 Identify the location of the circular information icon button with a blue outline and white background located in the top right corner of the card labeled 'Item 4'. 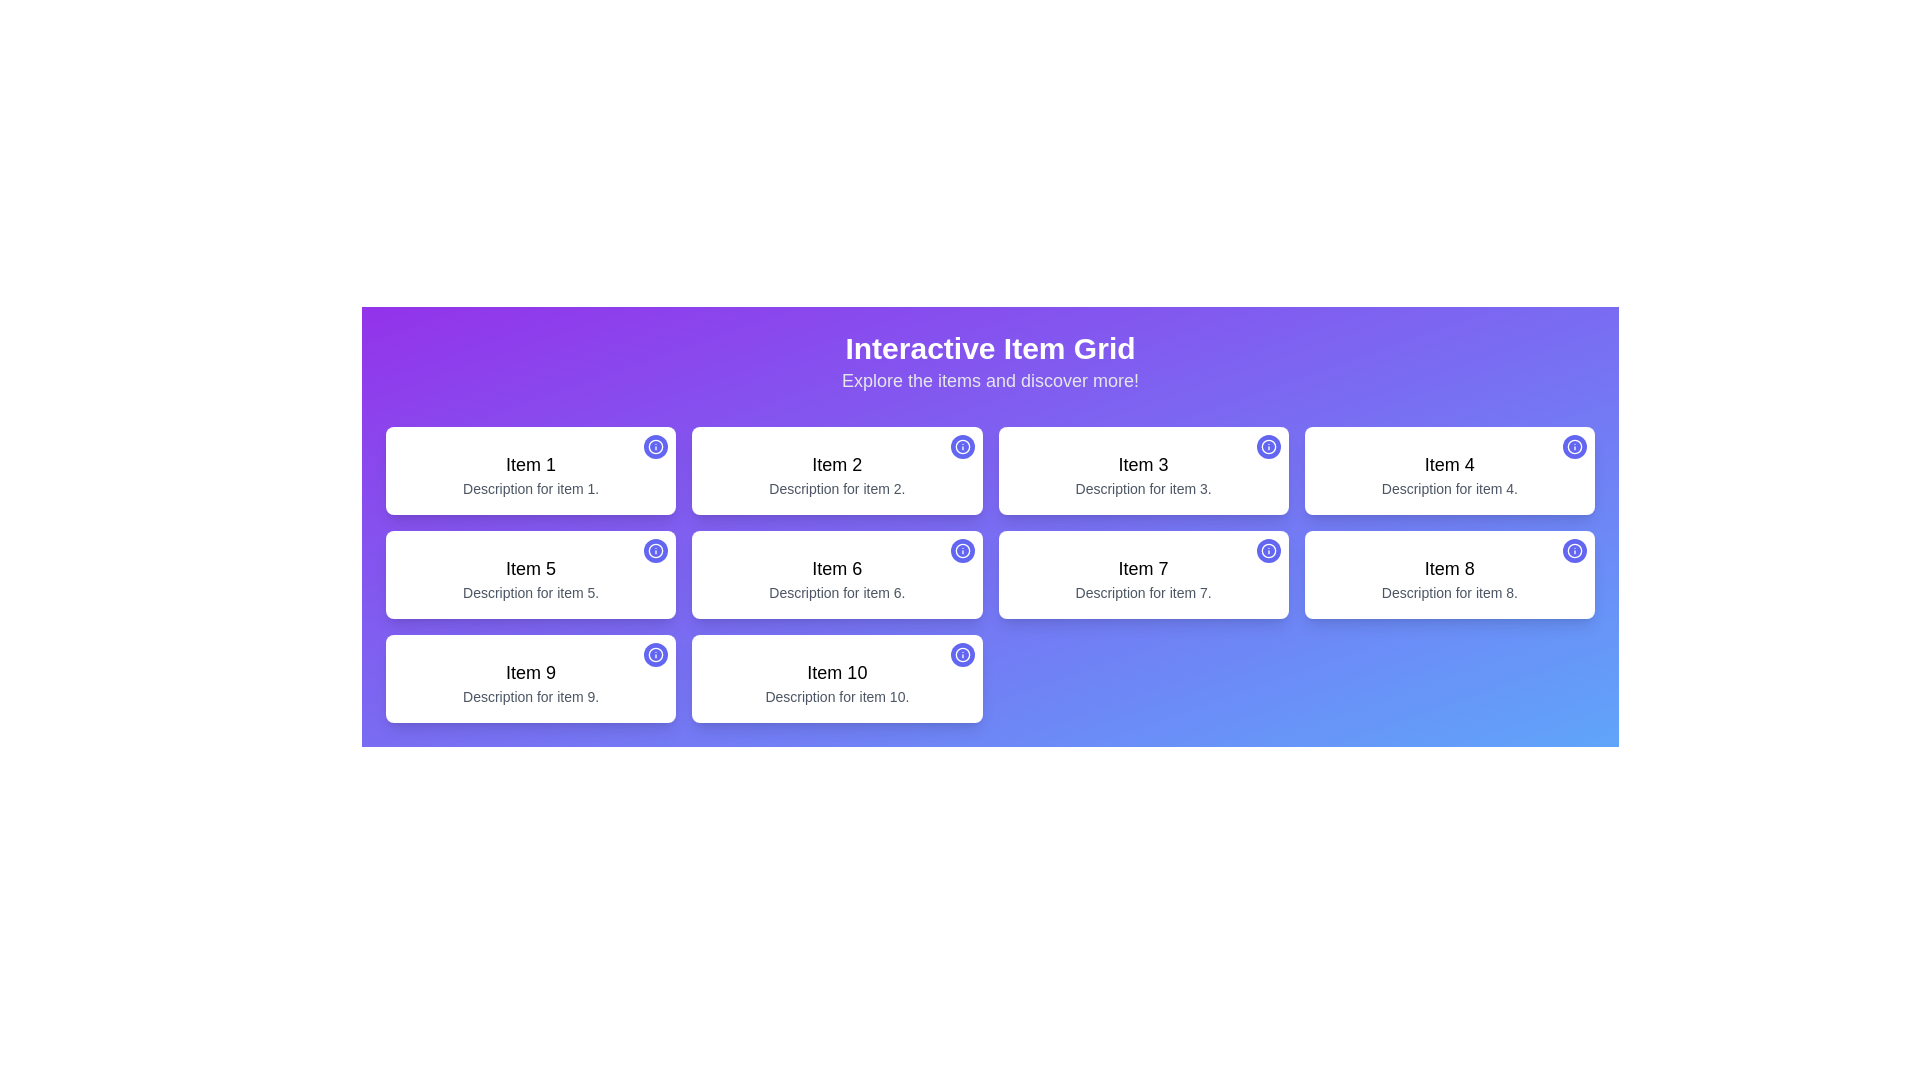
(1573, 446).